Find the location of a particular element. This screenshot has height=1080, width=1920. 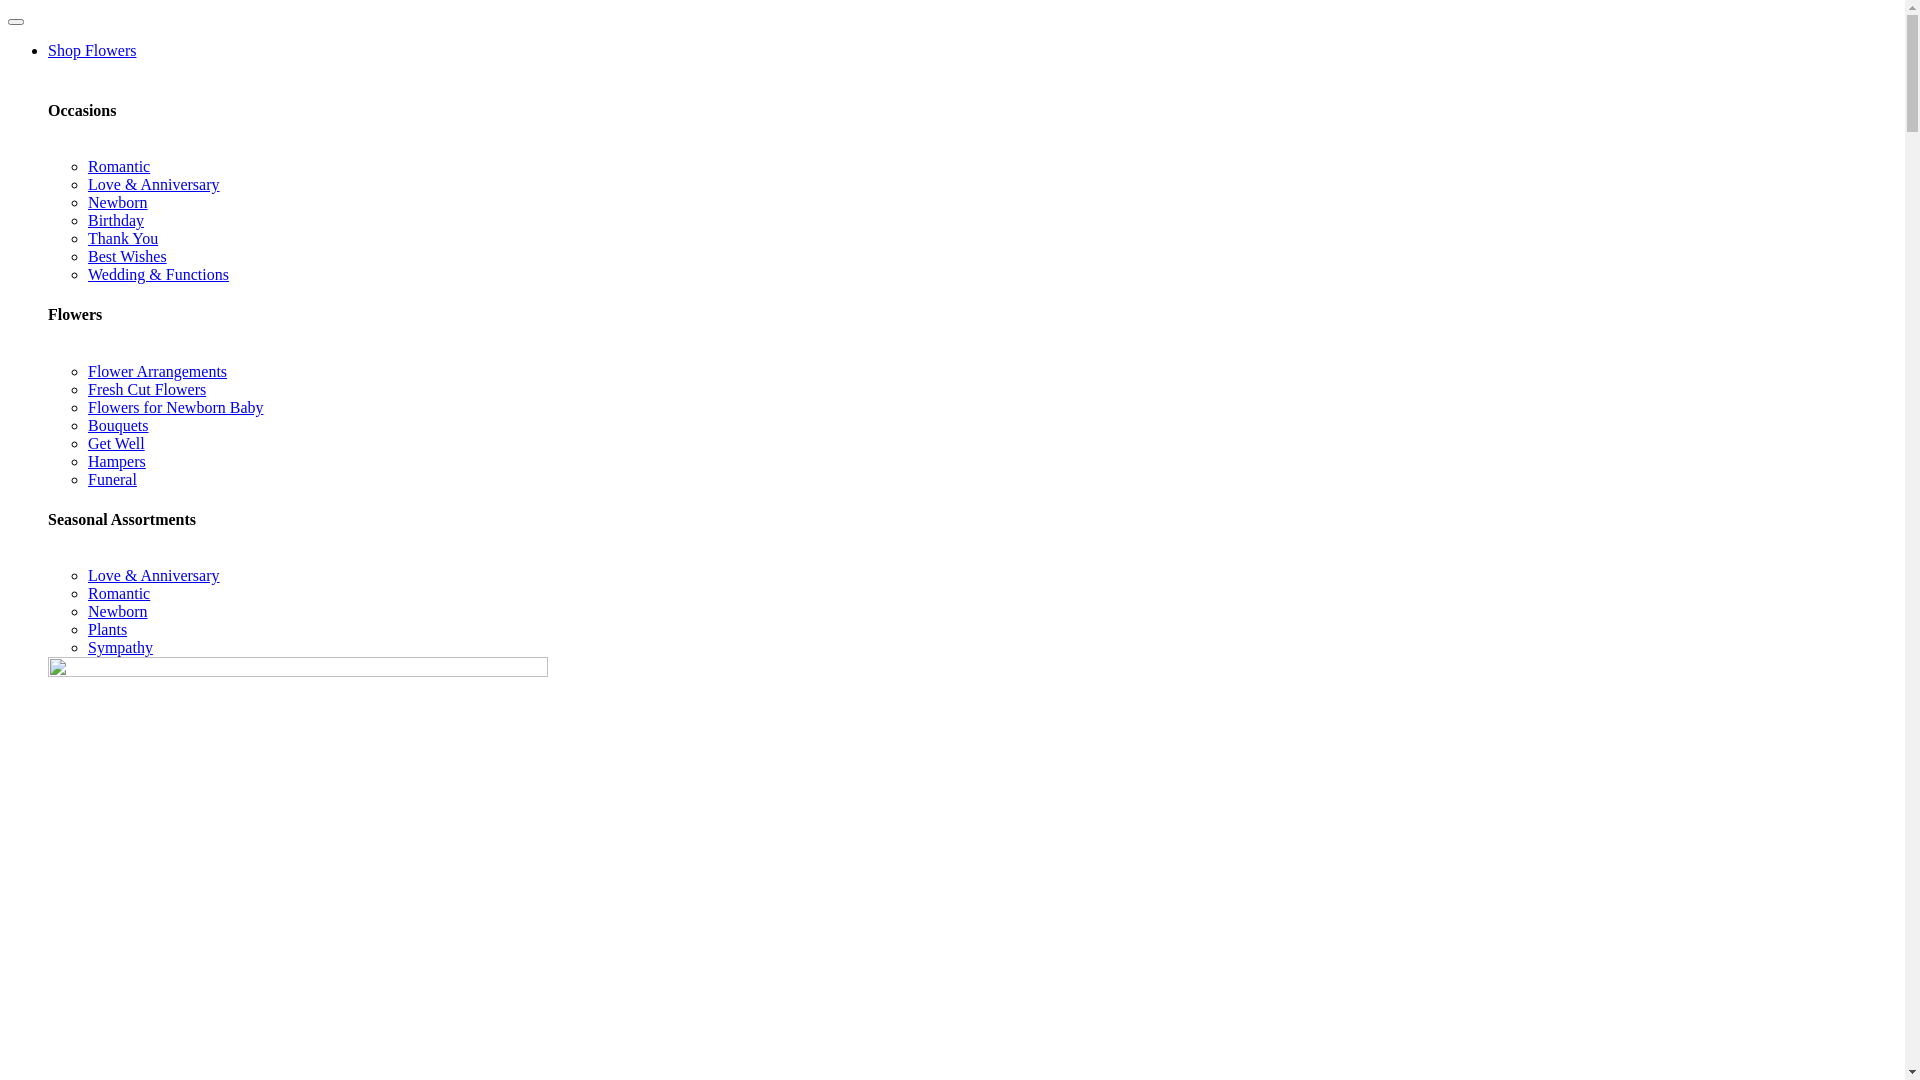

'Love & Anniversary' is located at coordinates (86, 184).